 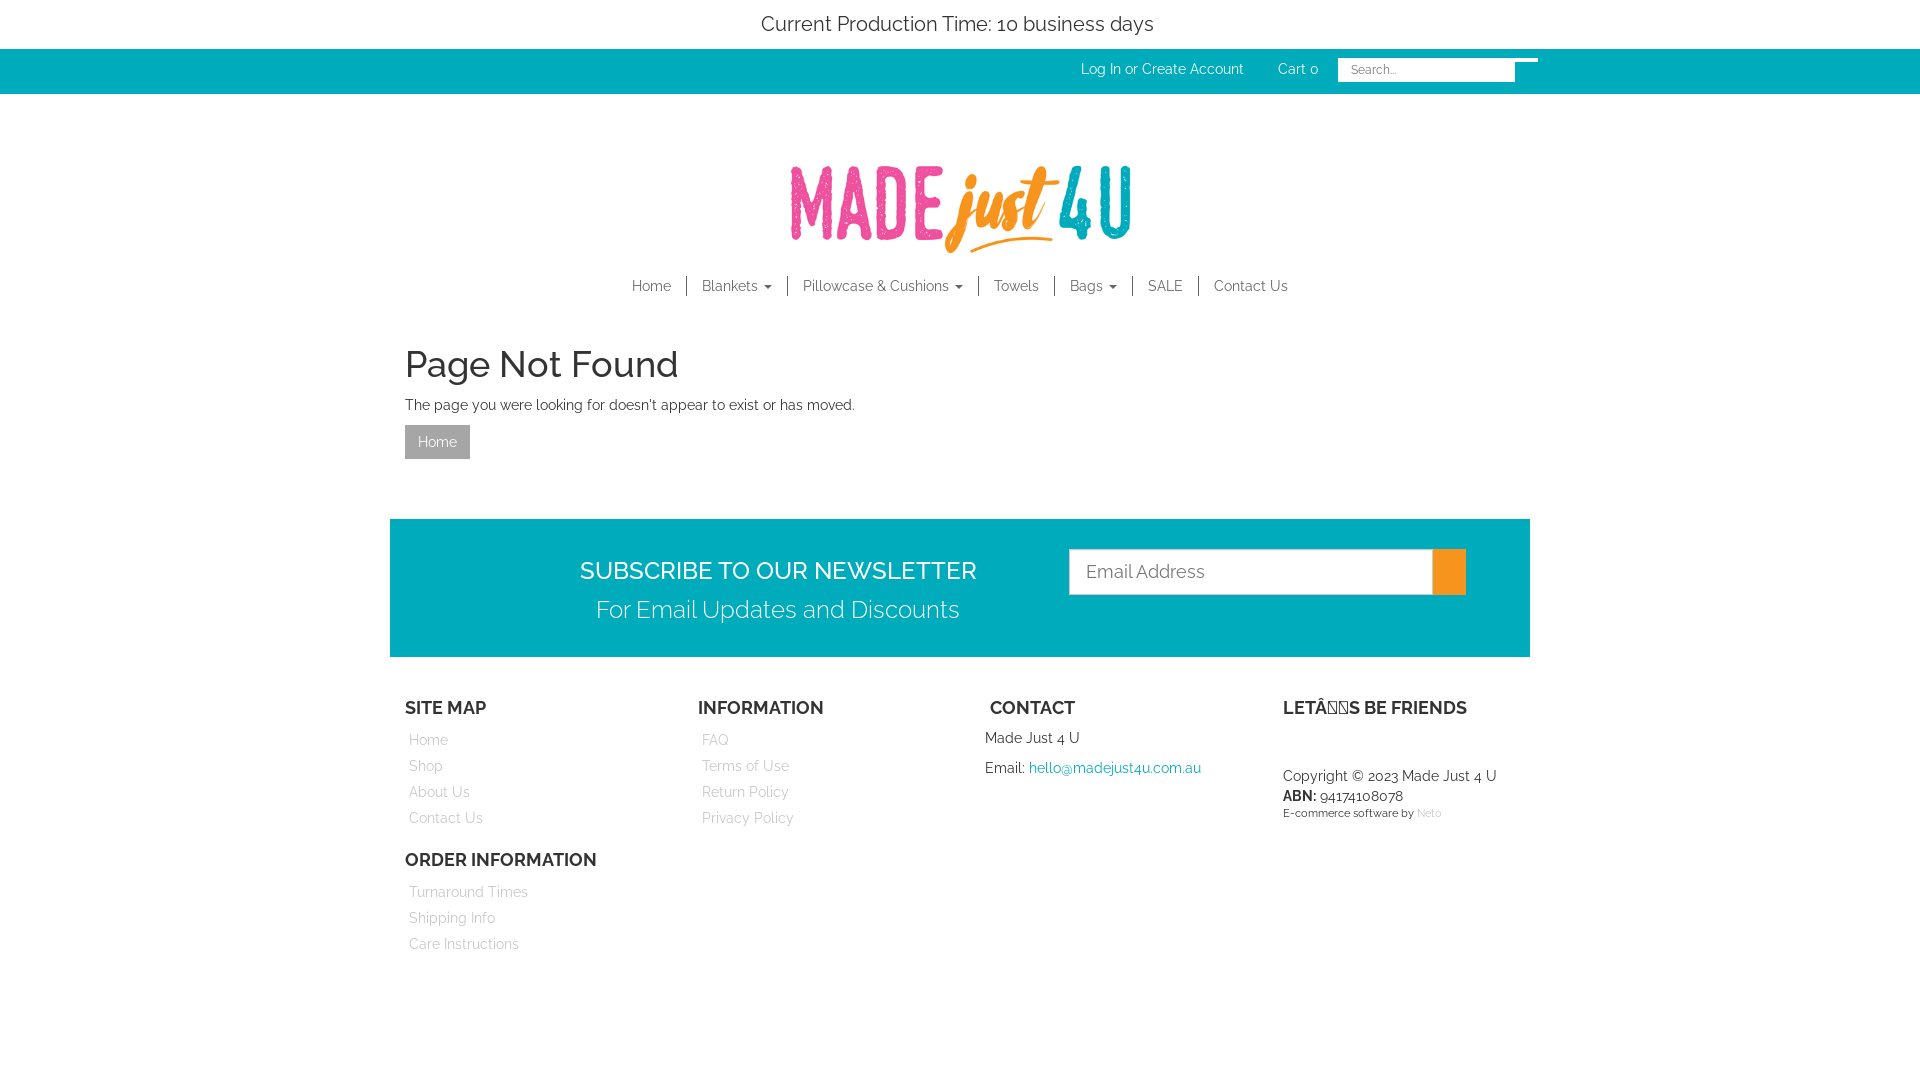 I want to click on 'hello@madejust4u.com.au', so click(x=1113, y=766).